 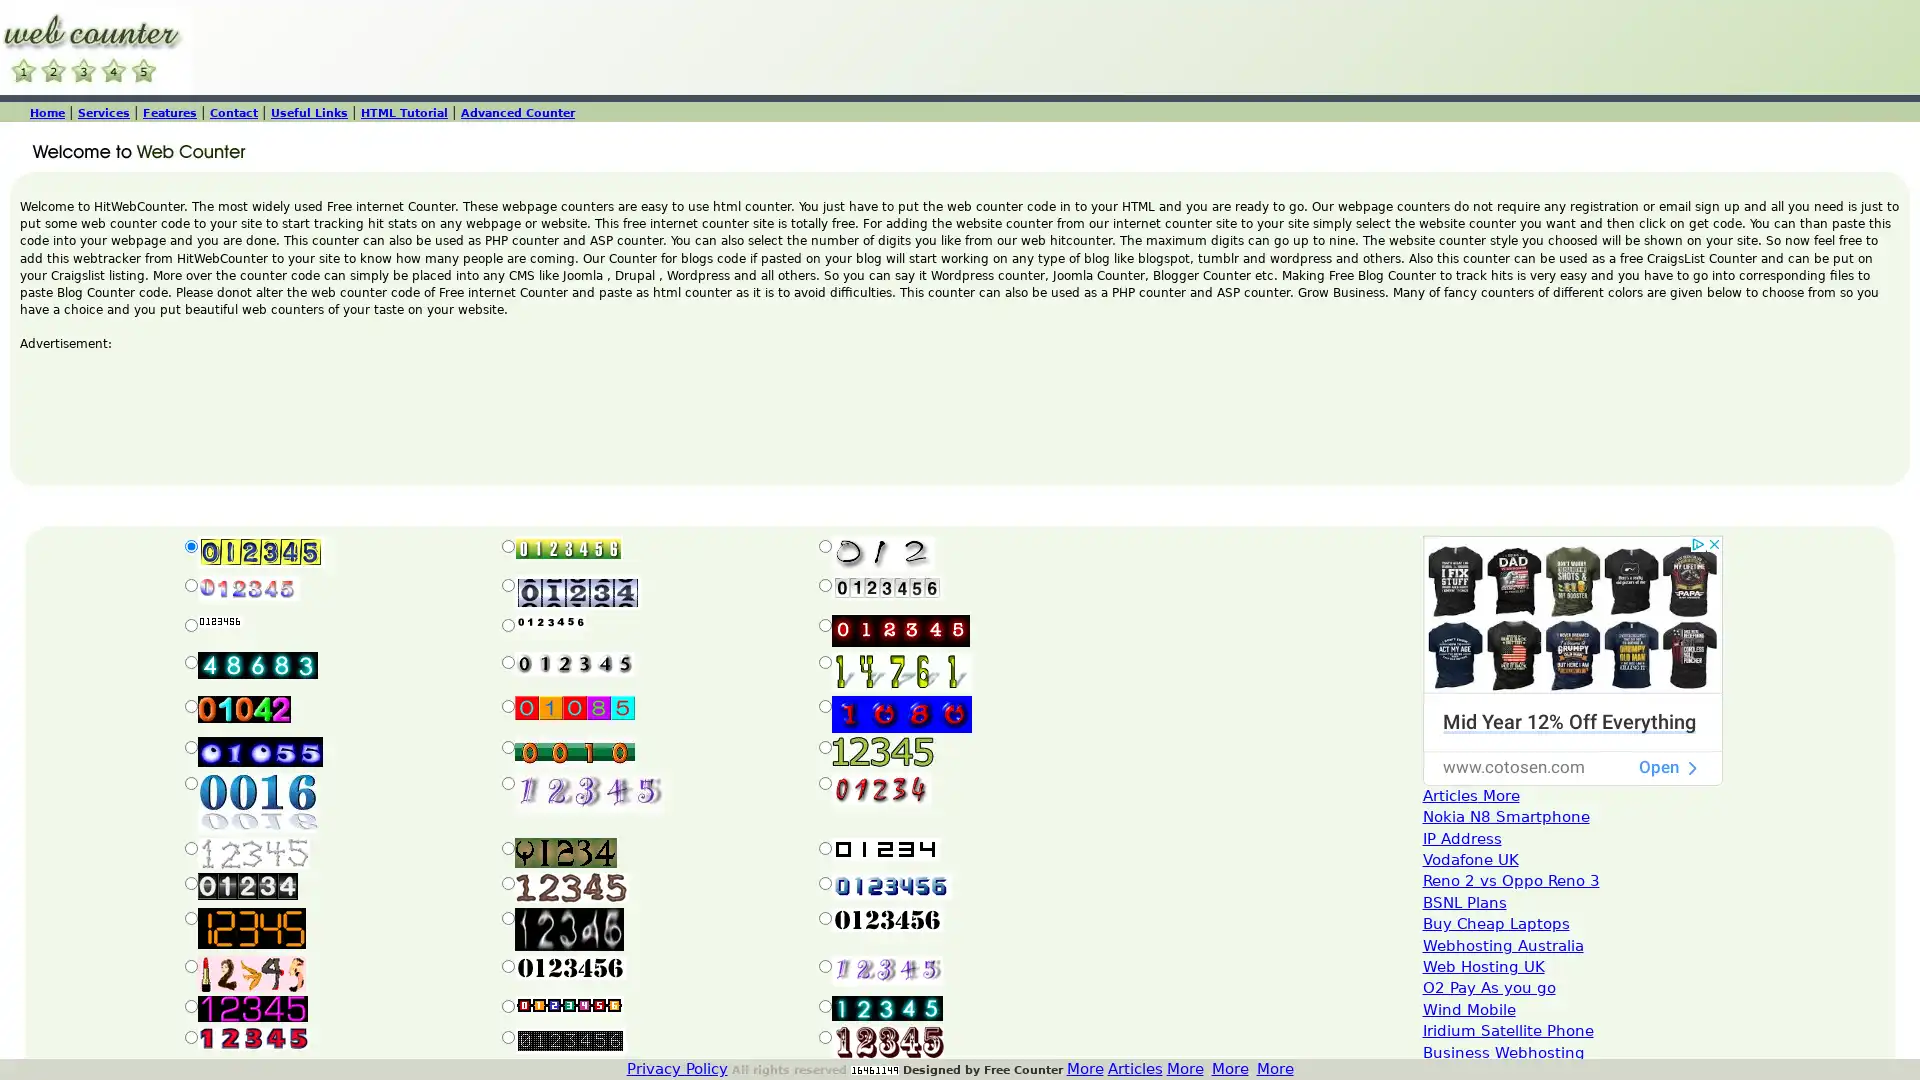 What do you see at coordinates (220, 620) in the screenshot?
I see `Submit` at bounding box center [220, 620].